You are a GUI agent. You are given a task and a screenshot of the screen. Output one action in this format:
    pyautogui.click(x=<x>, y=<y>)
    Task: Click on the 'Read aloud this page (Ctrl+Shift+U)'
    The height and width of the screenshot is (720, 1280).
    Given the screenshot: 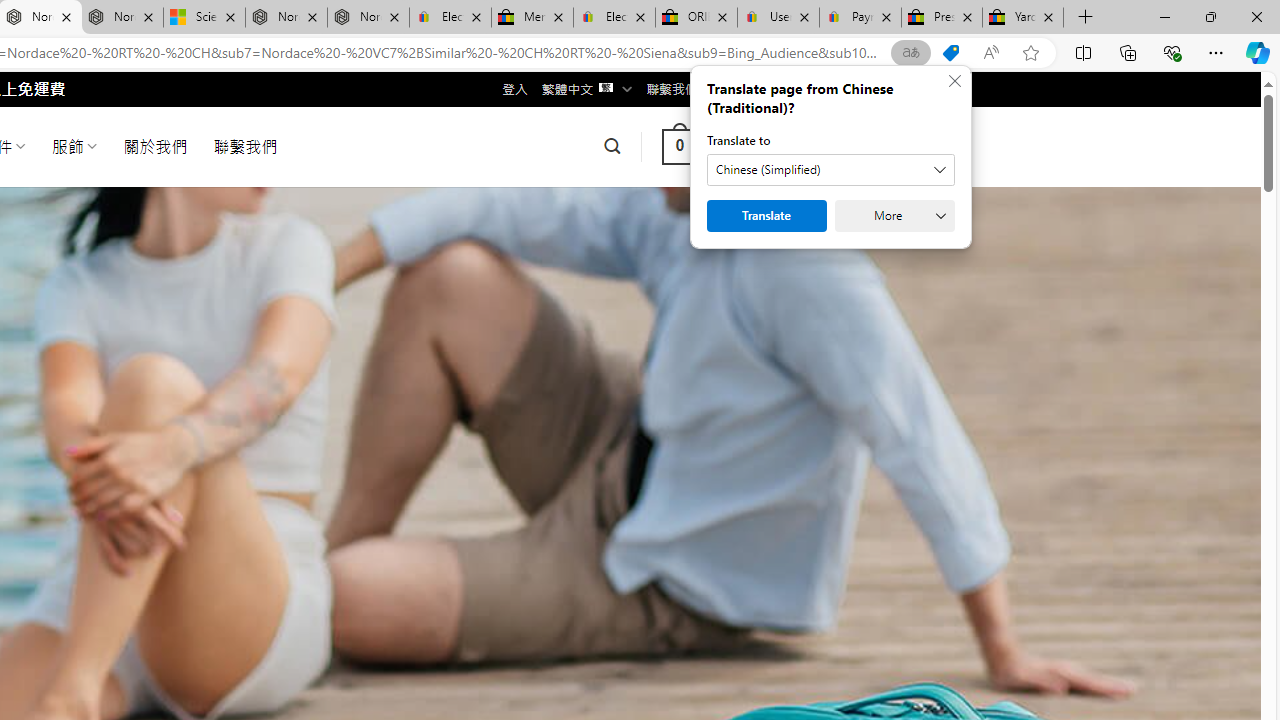 What is the action you would take?
    pyautogui.click(x=991, y=52)
    